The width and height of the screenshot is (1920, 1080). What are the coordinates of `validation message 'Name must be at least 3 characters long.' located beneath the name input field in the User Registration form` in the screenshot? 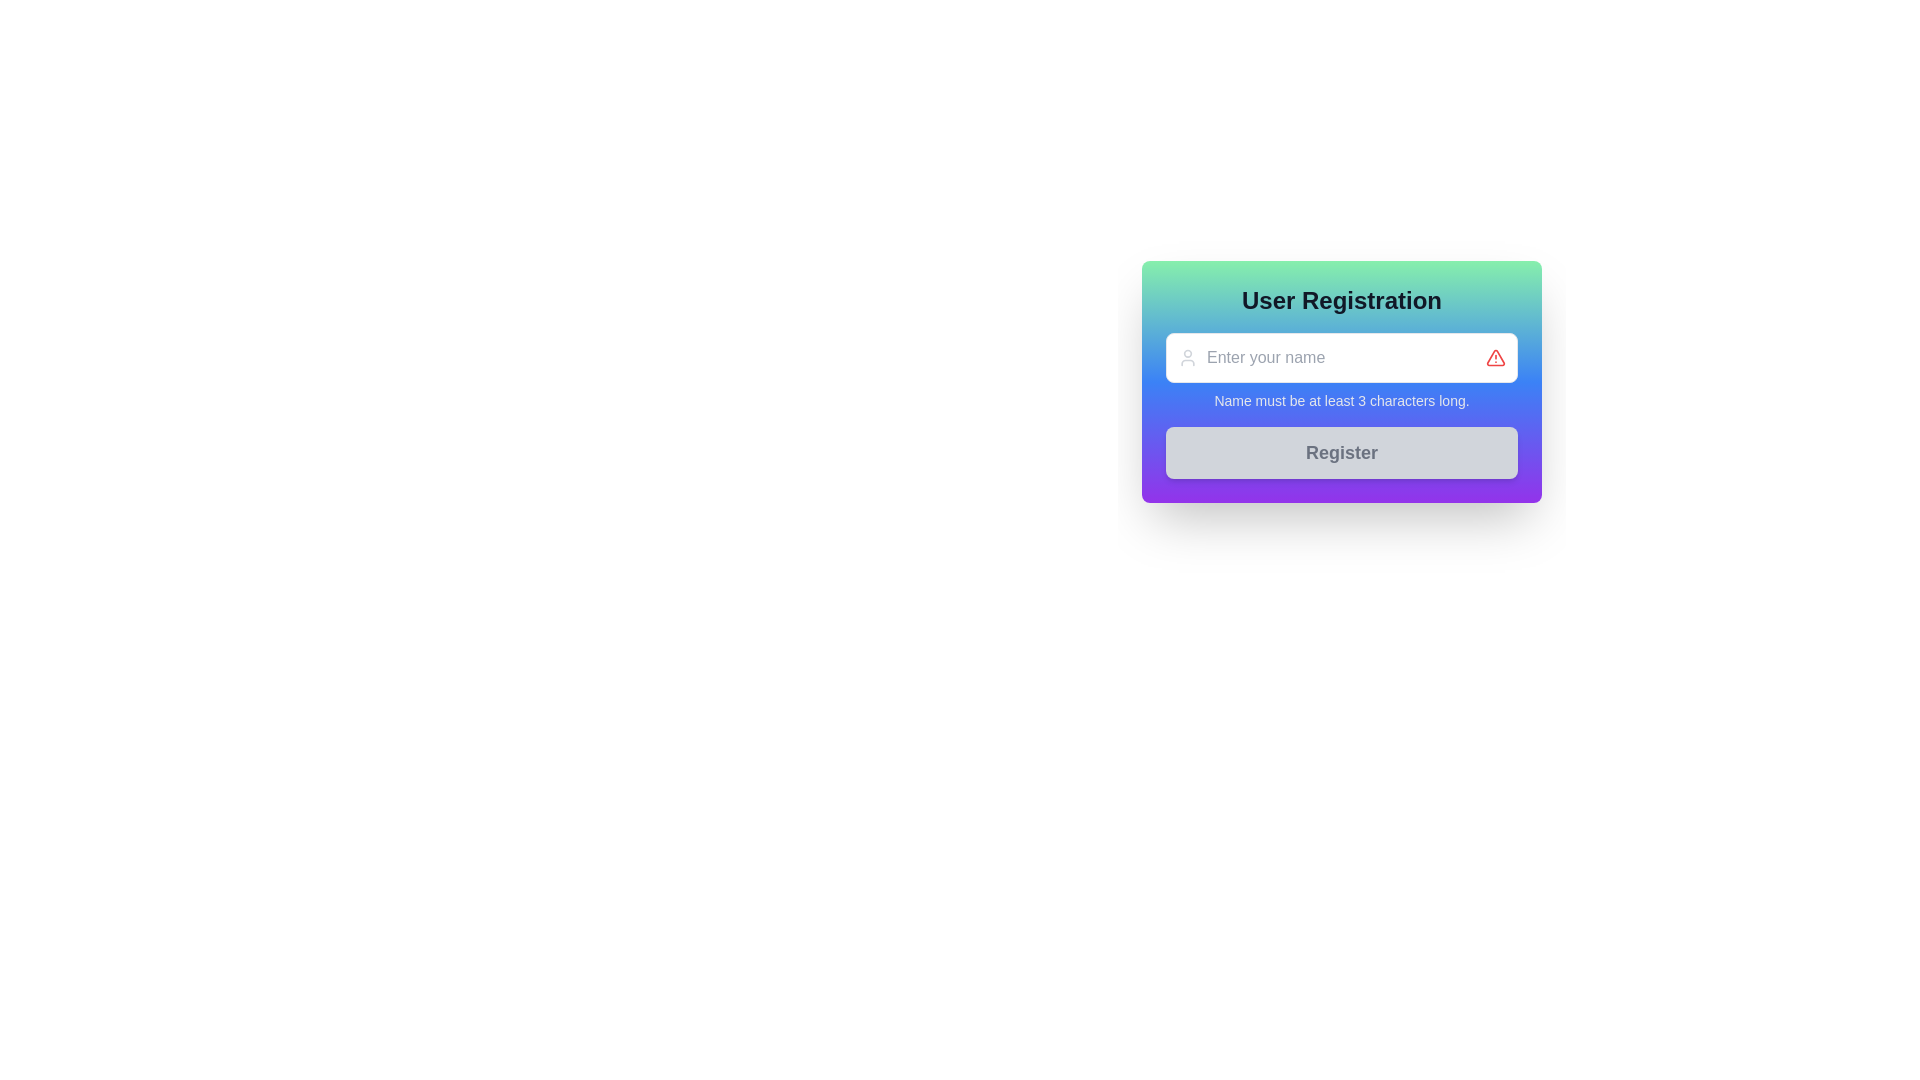 It's located at (1342, 401).